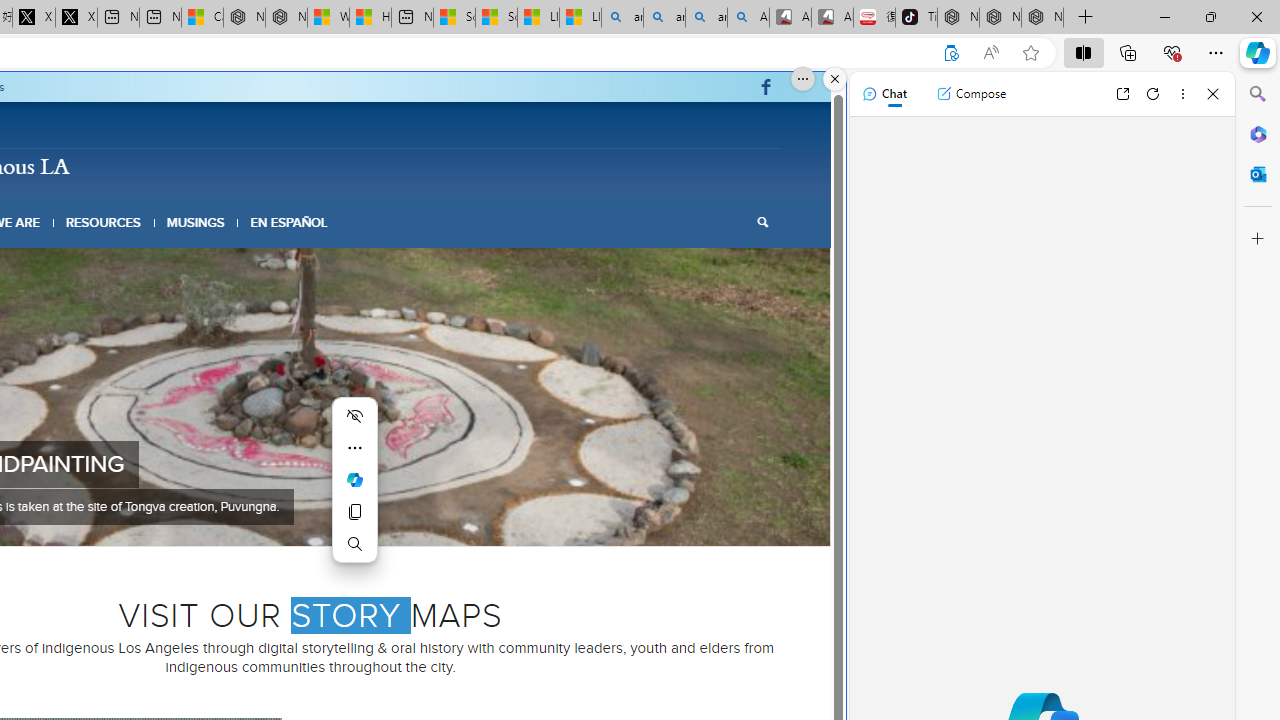 The height and width of the screenshot is (720, 1280). Describe the element at coordinates (883, 93) in the screenshot. I see `'Chat'` at that location.